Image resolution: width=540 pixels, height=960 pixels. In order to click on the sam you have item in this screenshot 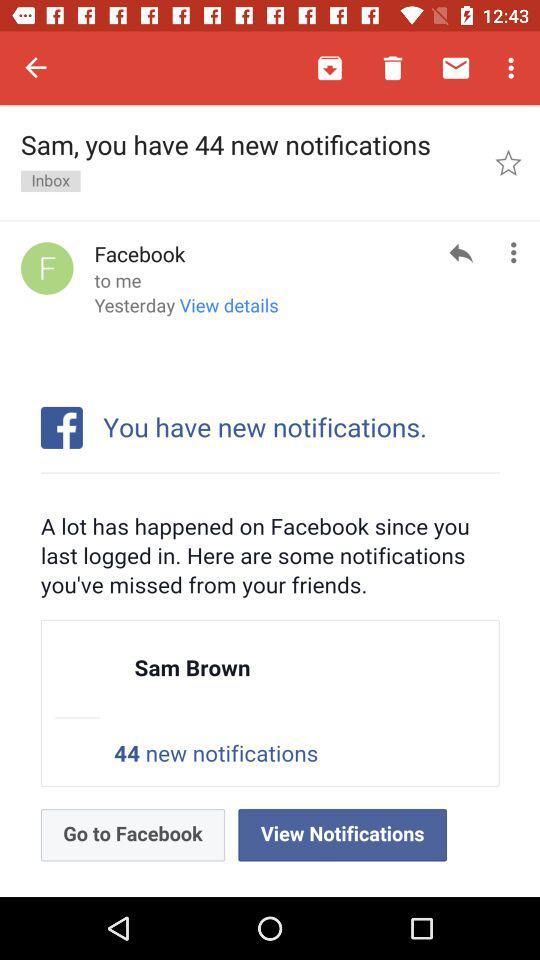, I will do `click(248, 161)`.